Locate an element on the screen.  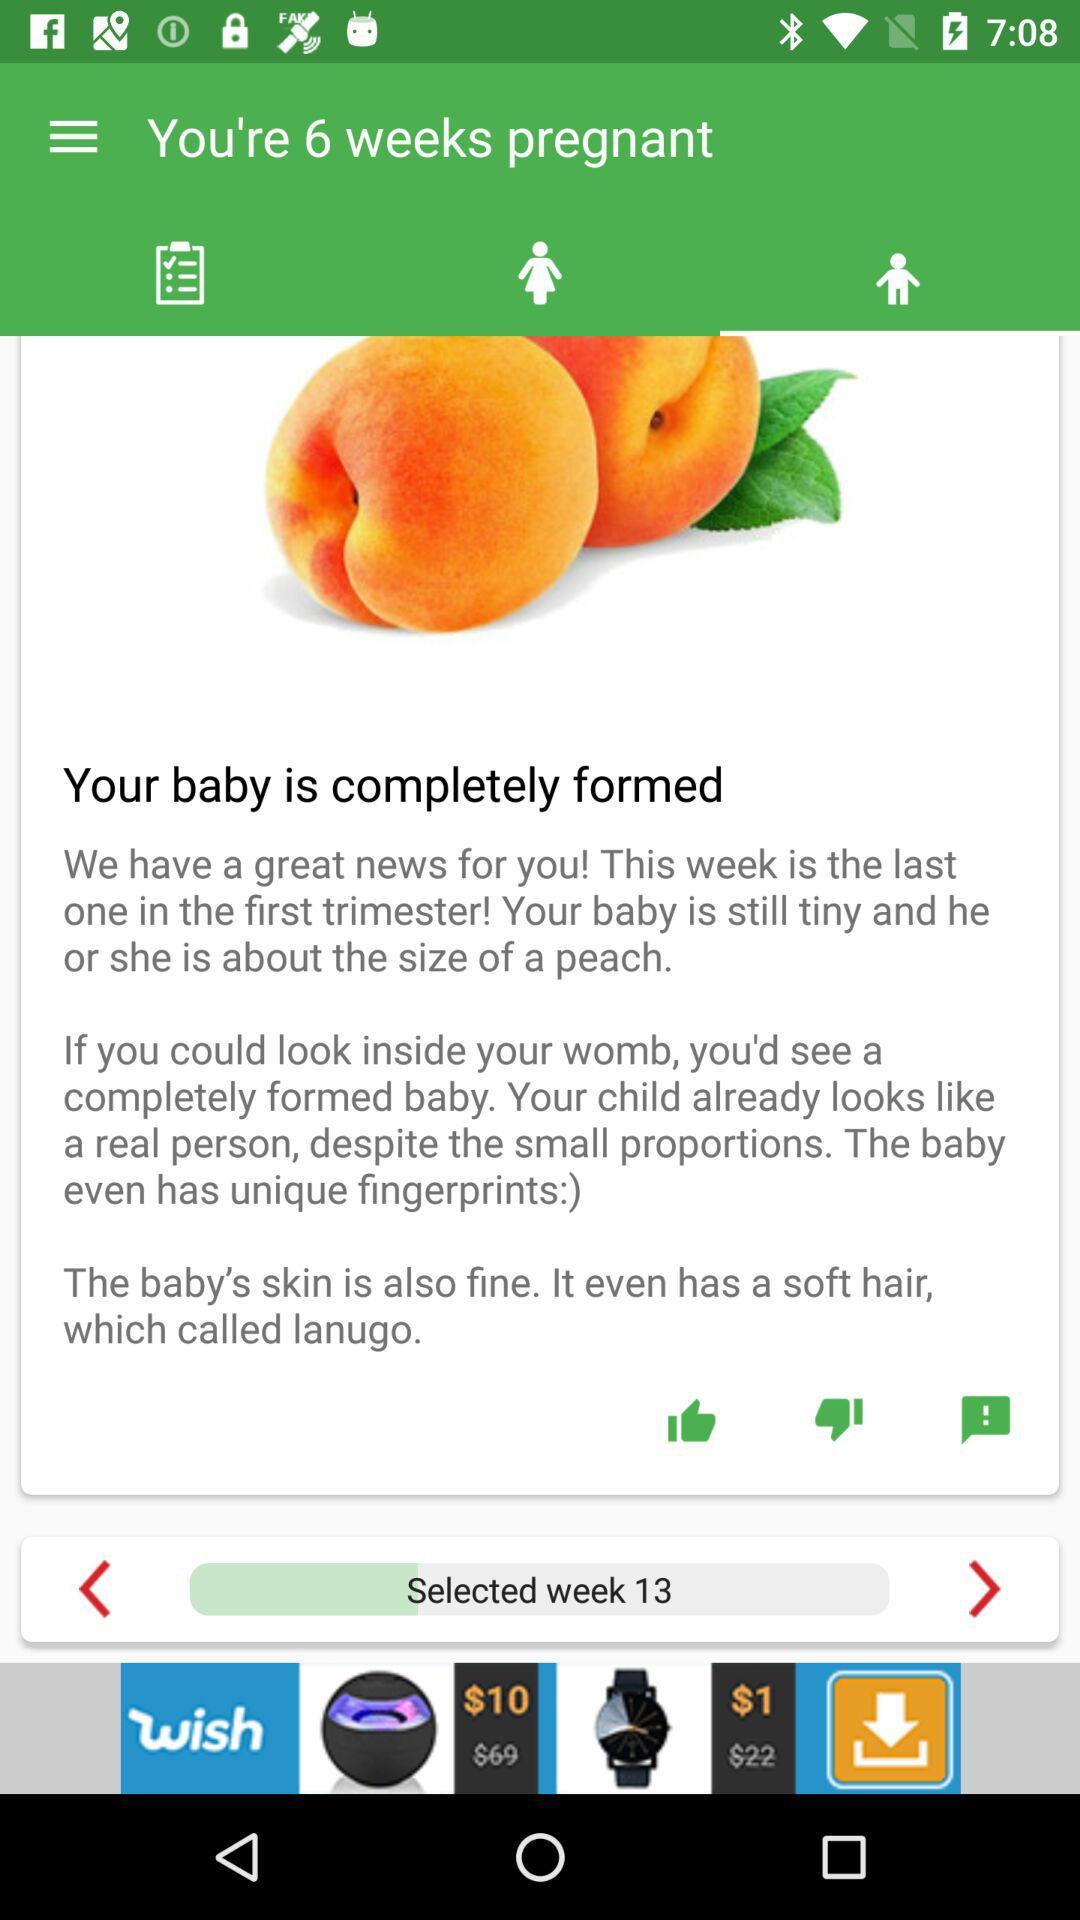
the icon above the forward arrow button on the web page is located at coordinates (984, 1419).